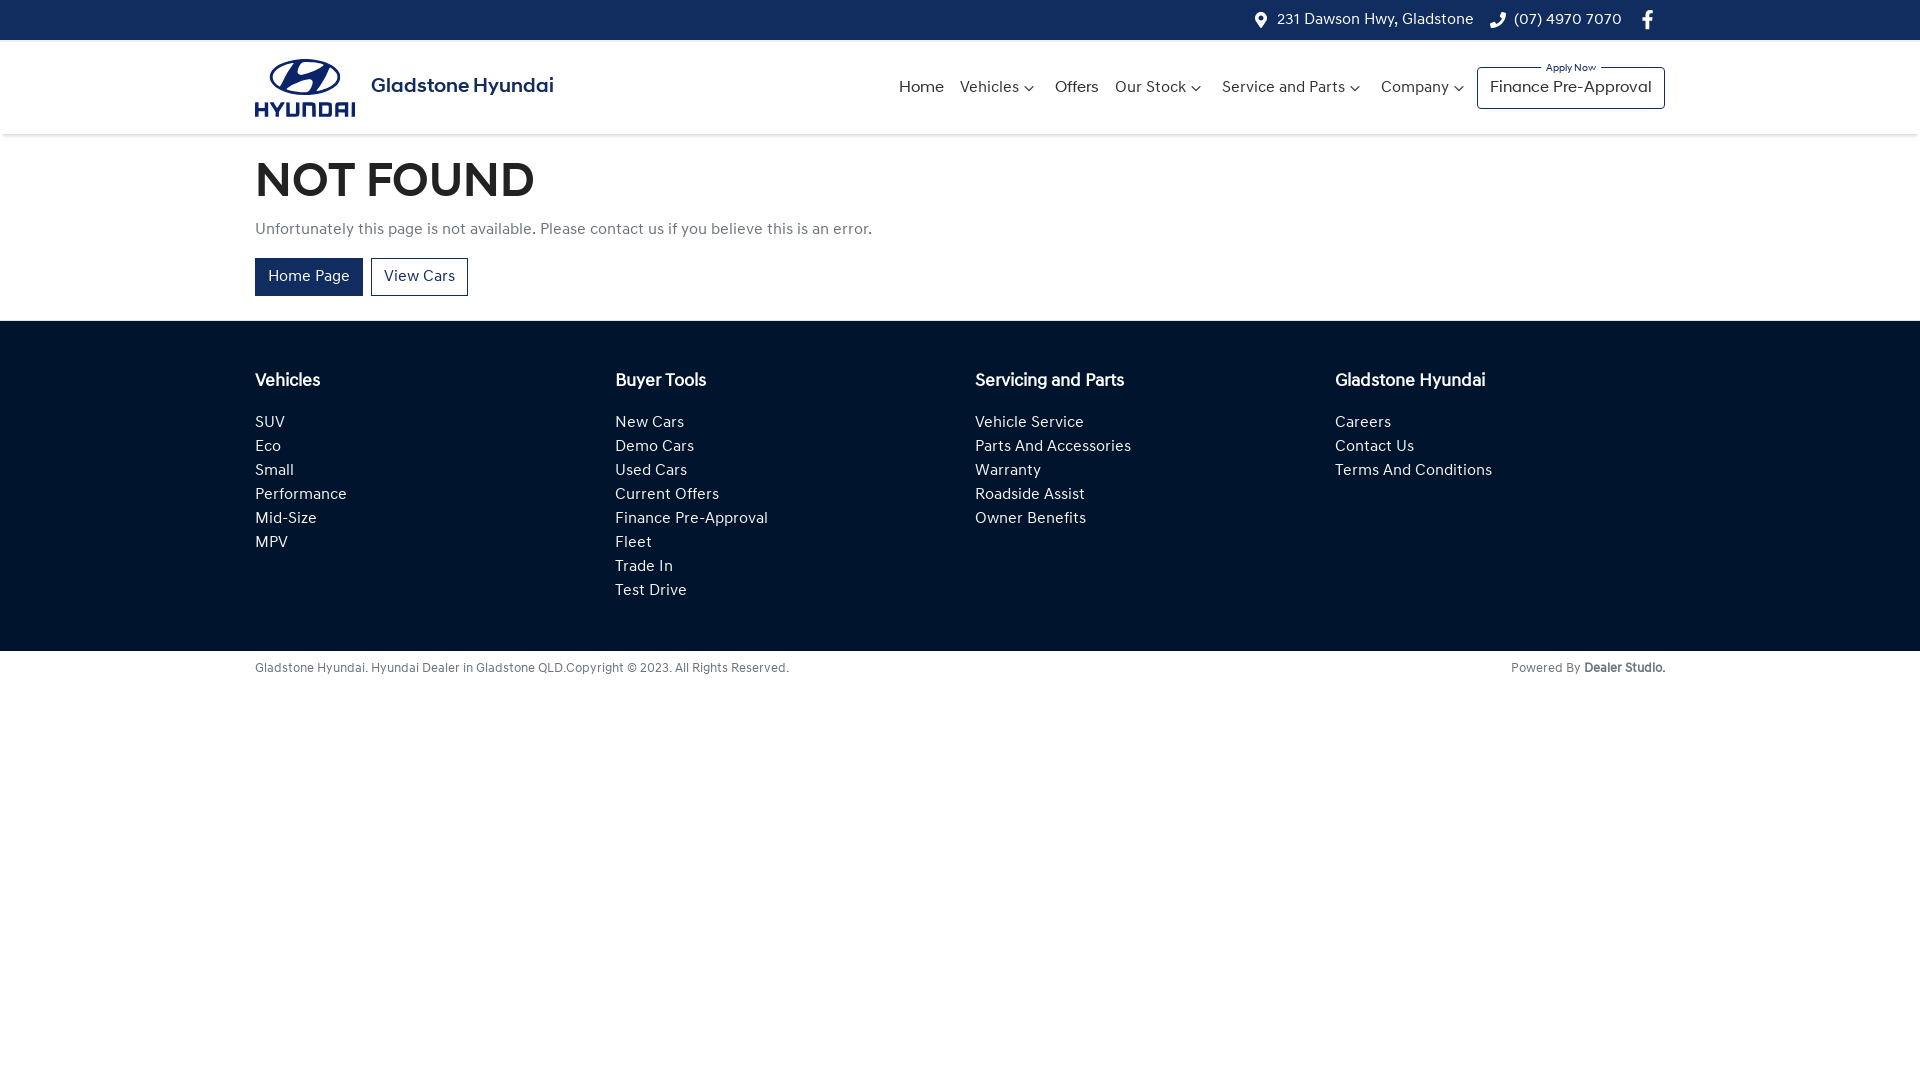 This screenshot has height=1080, width=1920. I want to click on 'Current Offers', so click(613, 494).